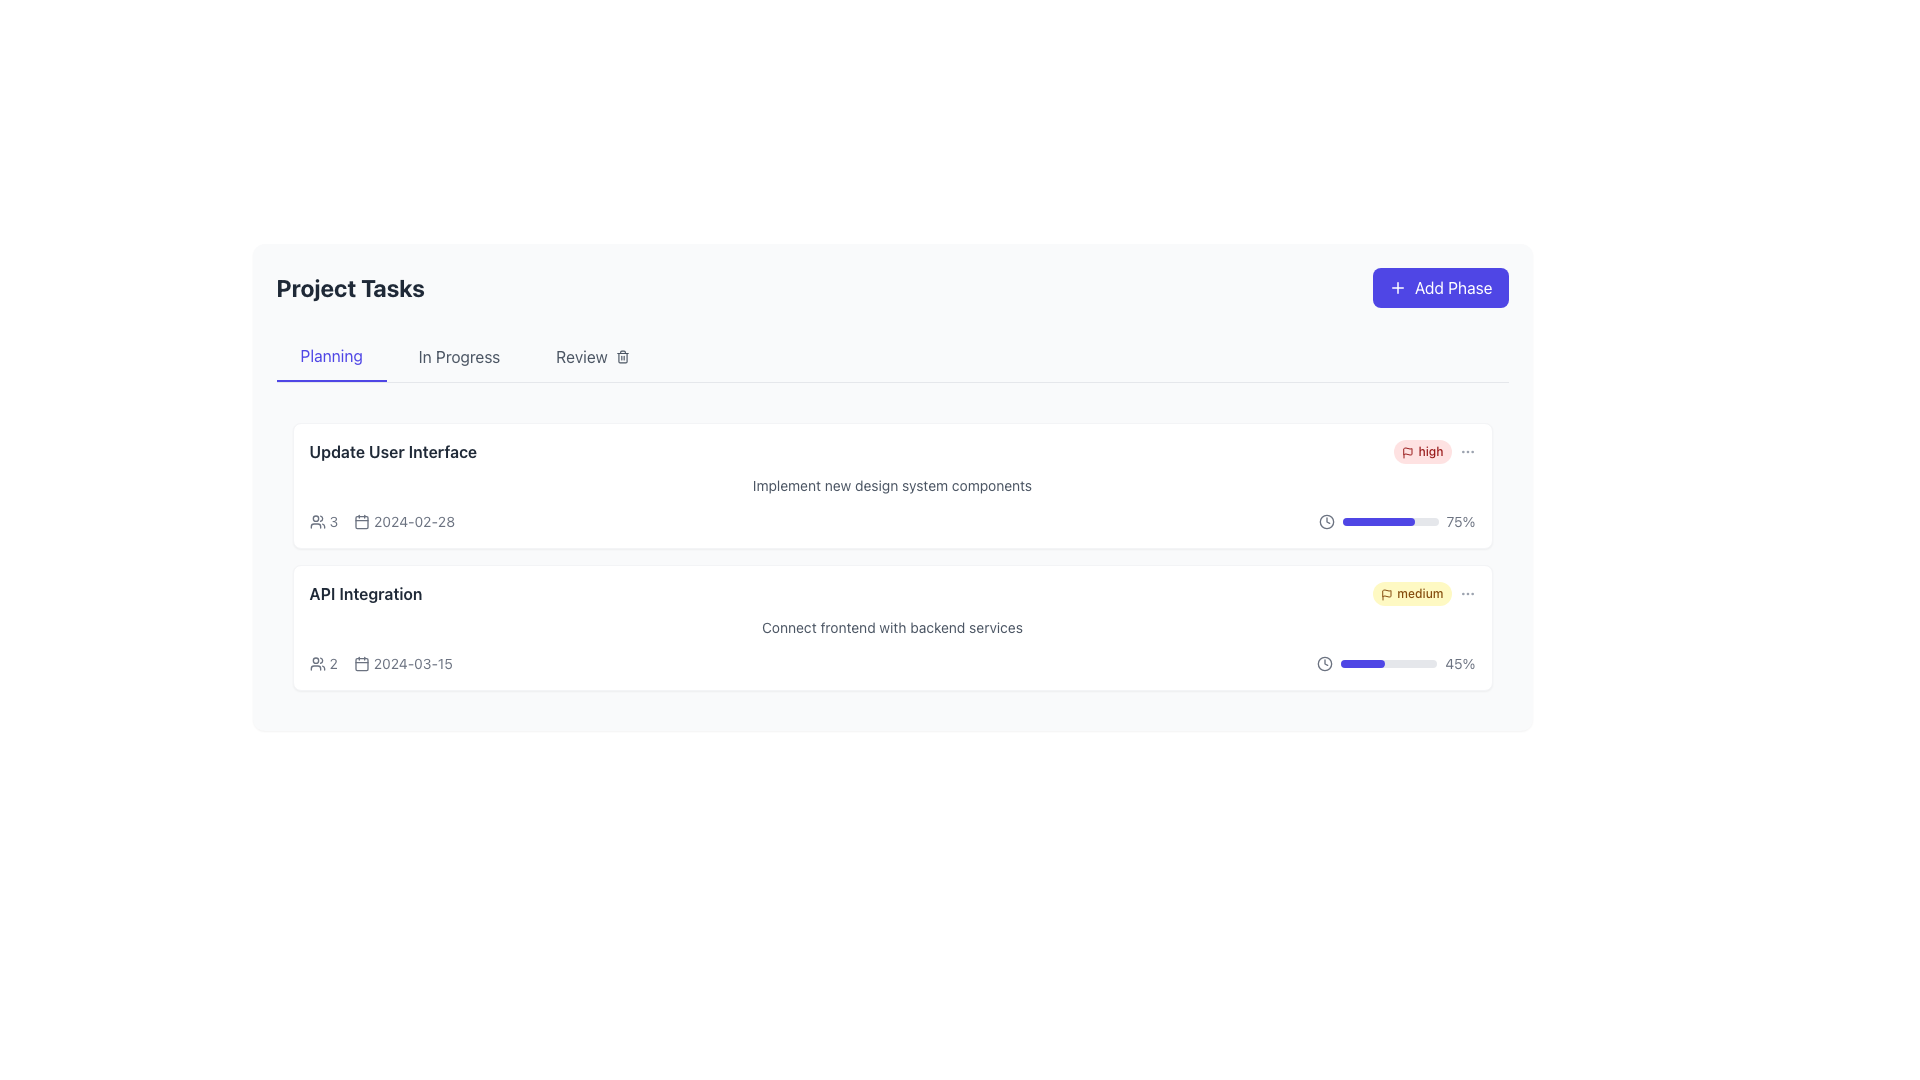 This screenshot has height=1080, width=1920. What do you see at coordinates (361, 663) in the screenshot?
I see `the minimalist calendar icon located to the left of the date '2024-03-15' in the task labeled 'API Integration' for more details about the date or task` at bounding box center [361, 663].